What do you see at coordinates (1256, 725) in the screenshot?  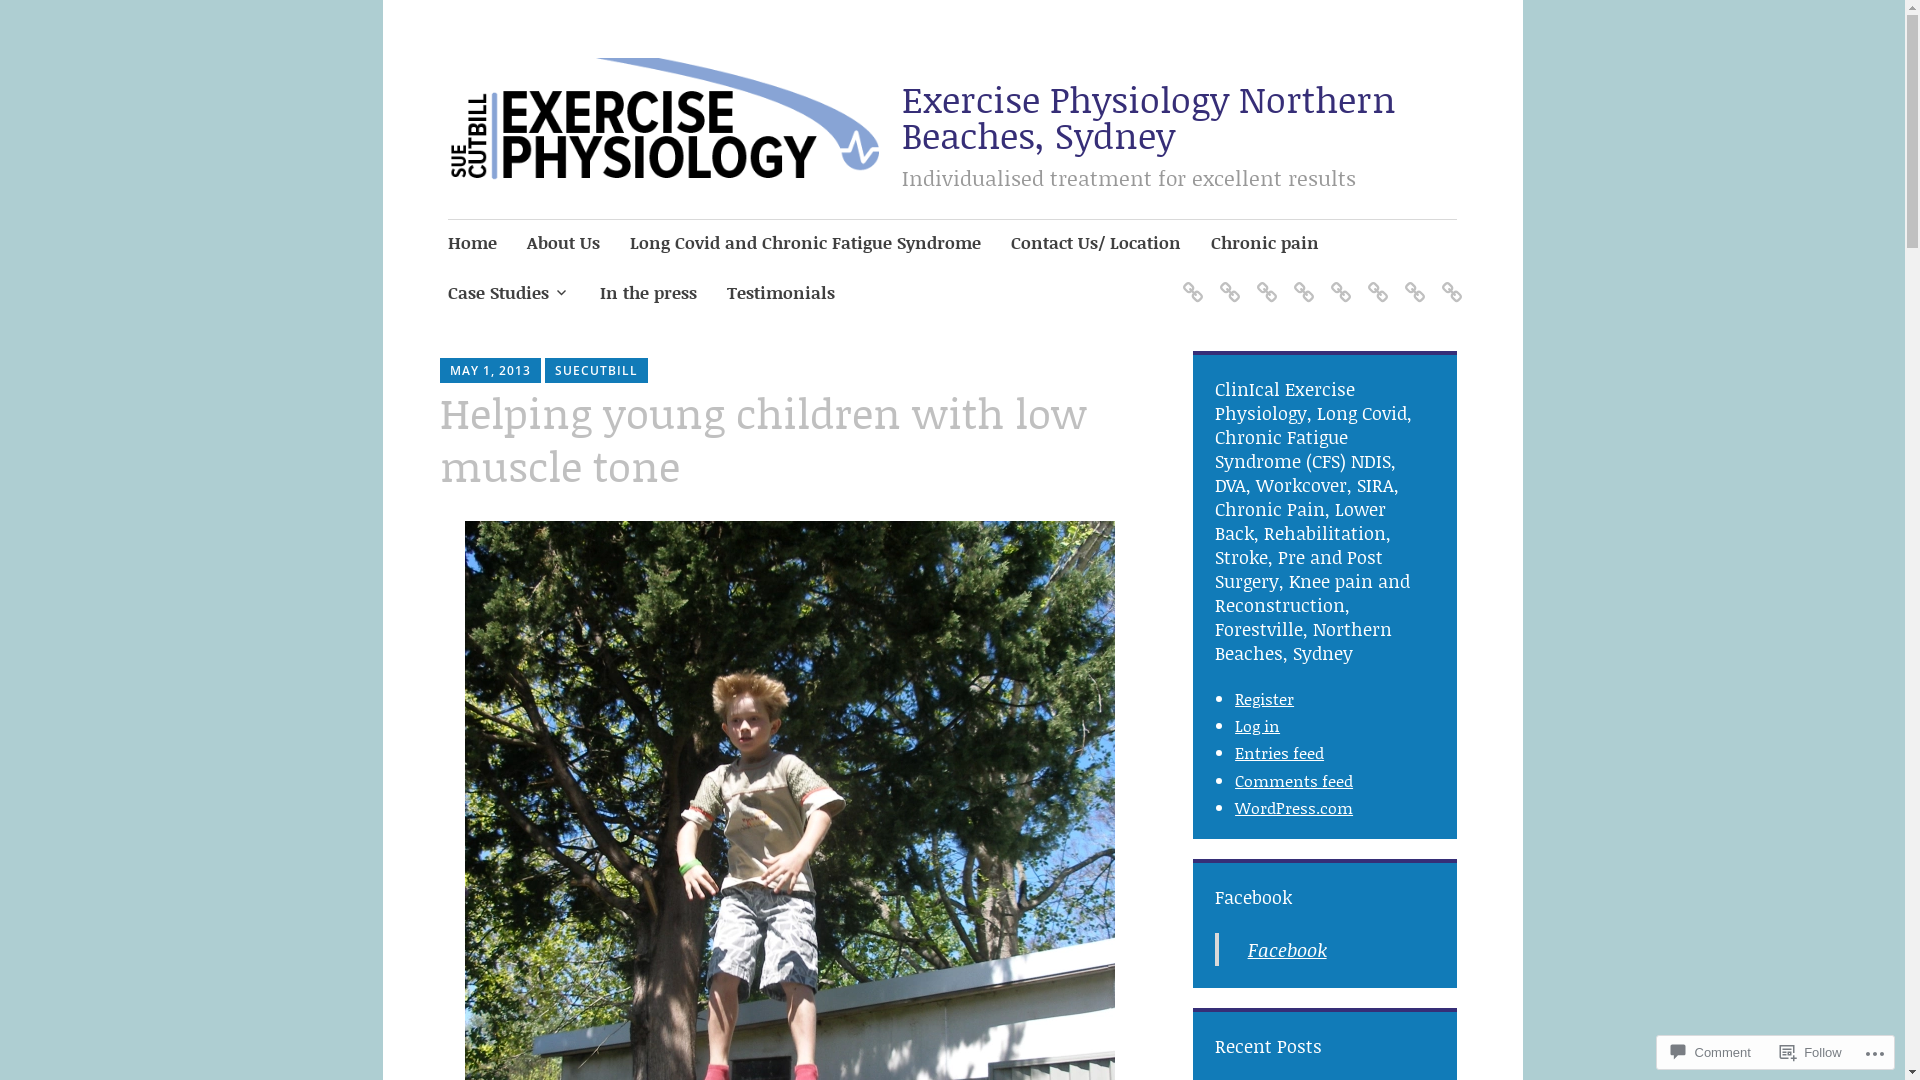 I see `'Log in'` at bounding box center [1256, 725].